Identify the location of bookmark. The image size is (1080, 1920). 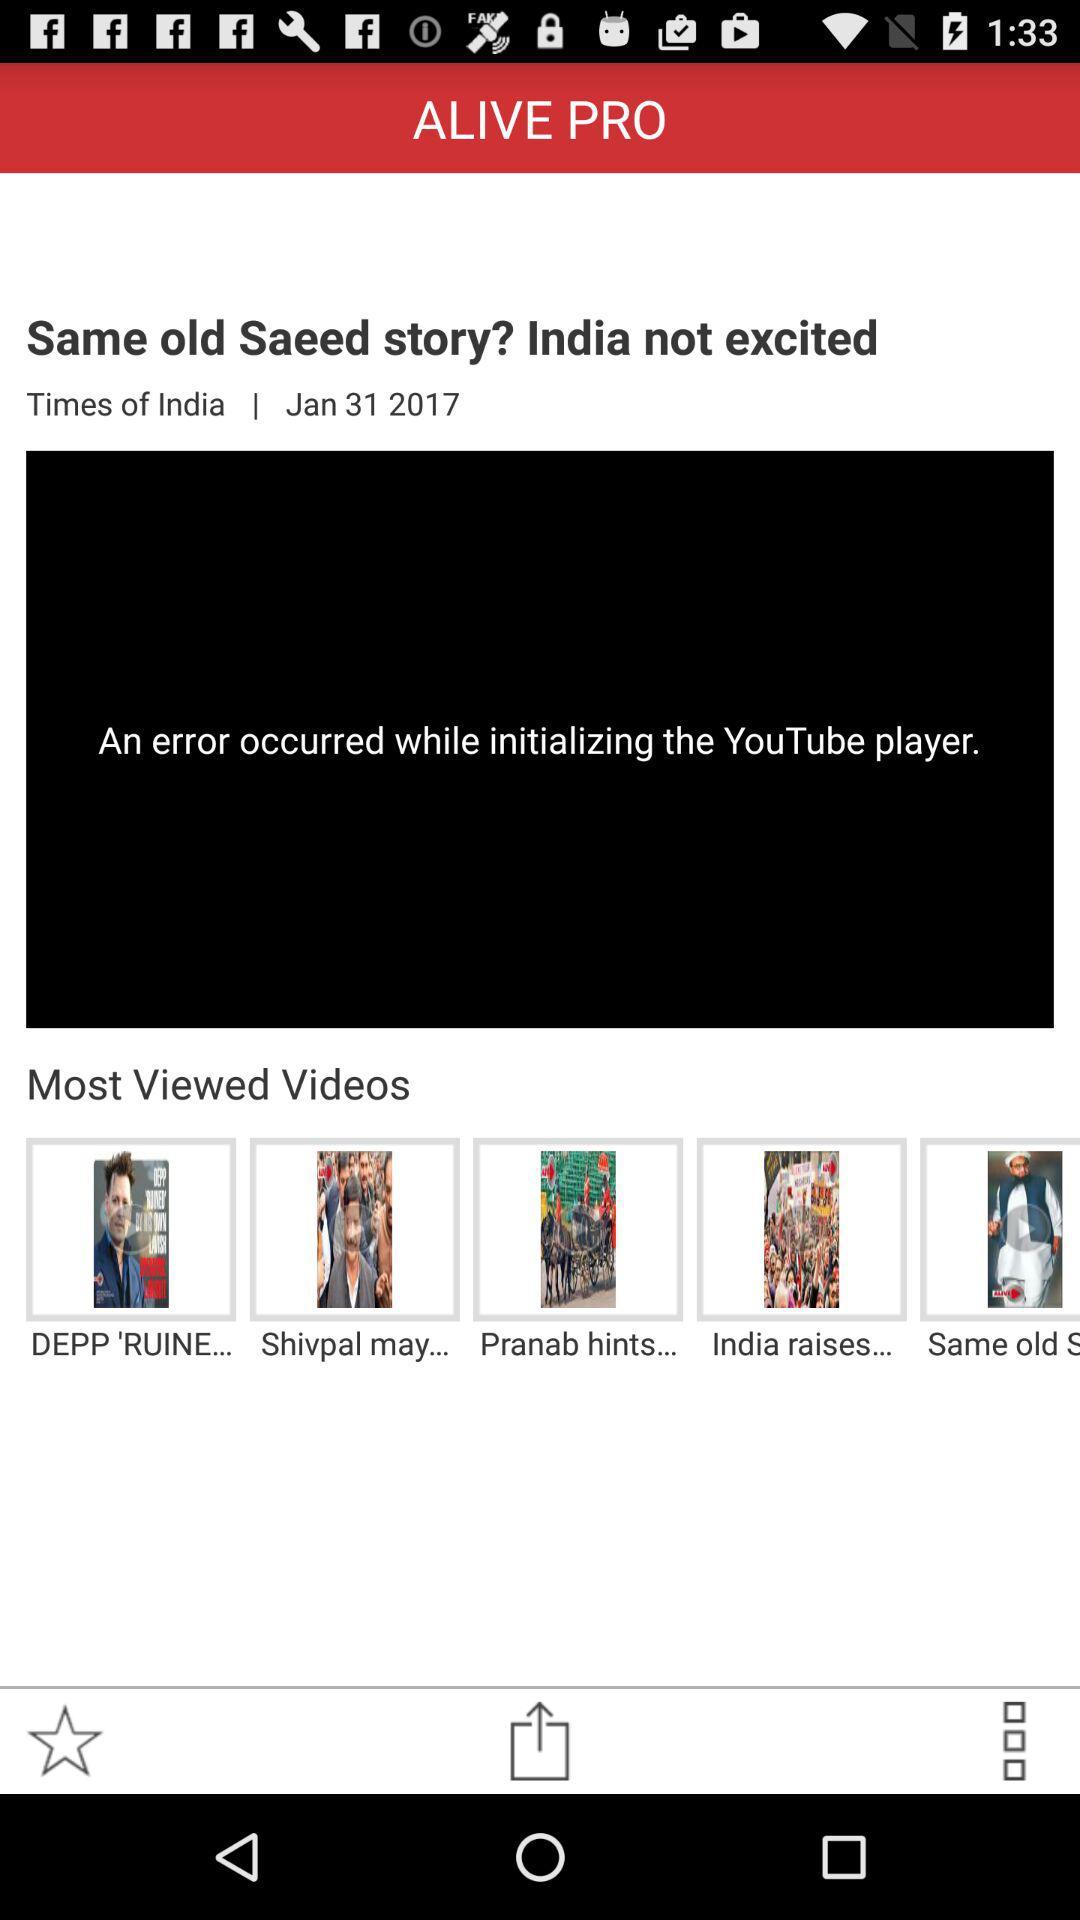
(64, 1740).